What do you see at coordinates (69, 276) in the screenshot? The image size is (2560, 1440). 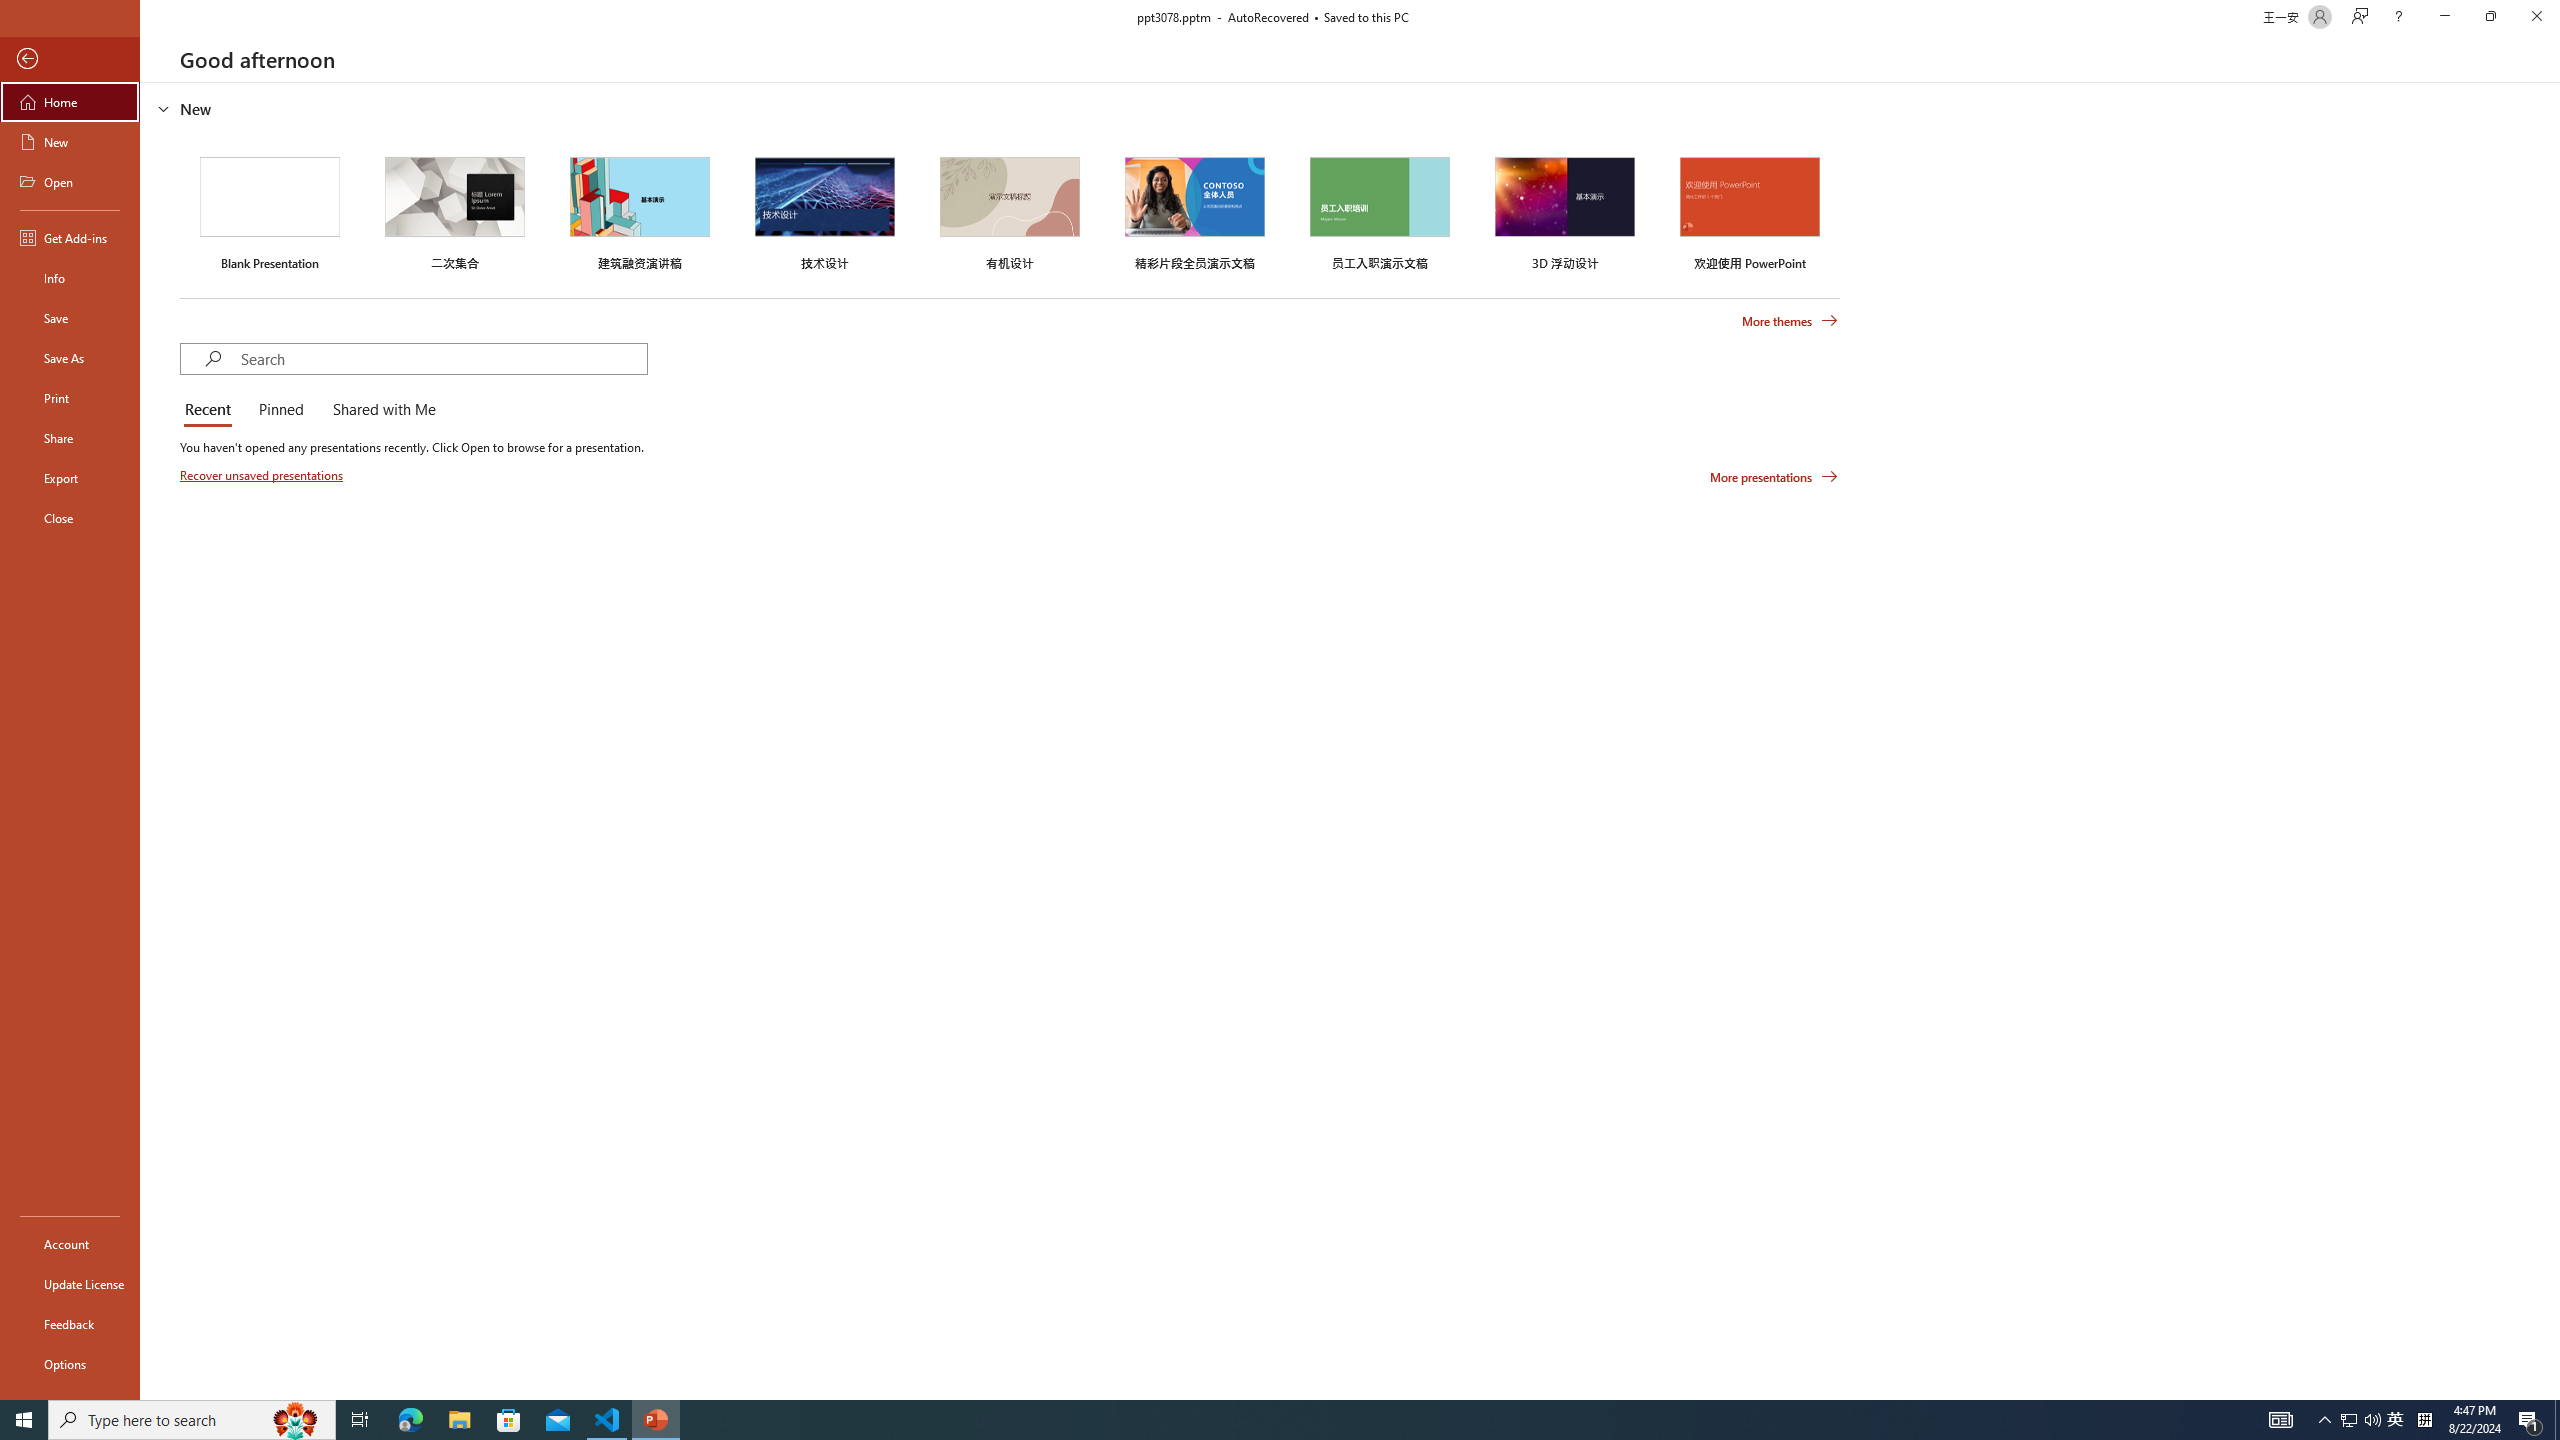 I see `'Info'` at bounding box center [69, 276].